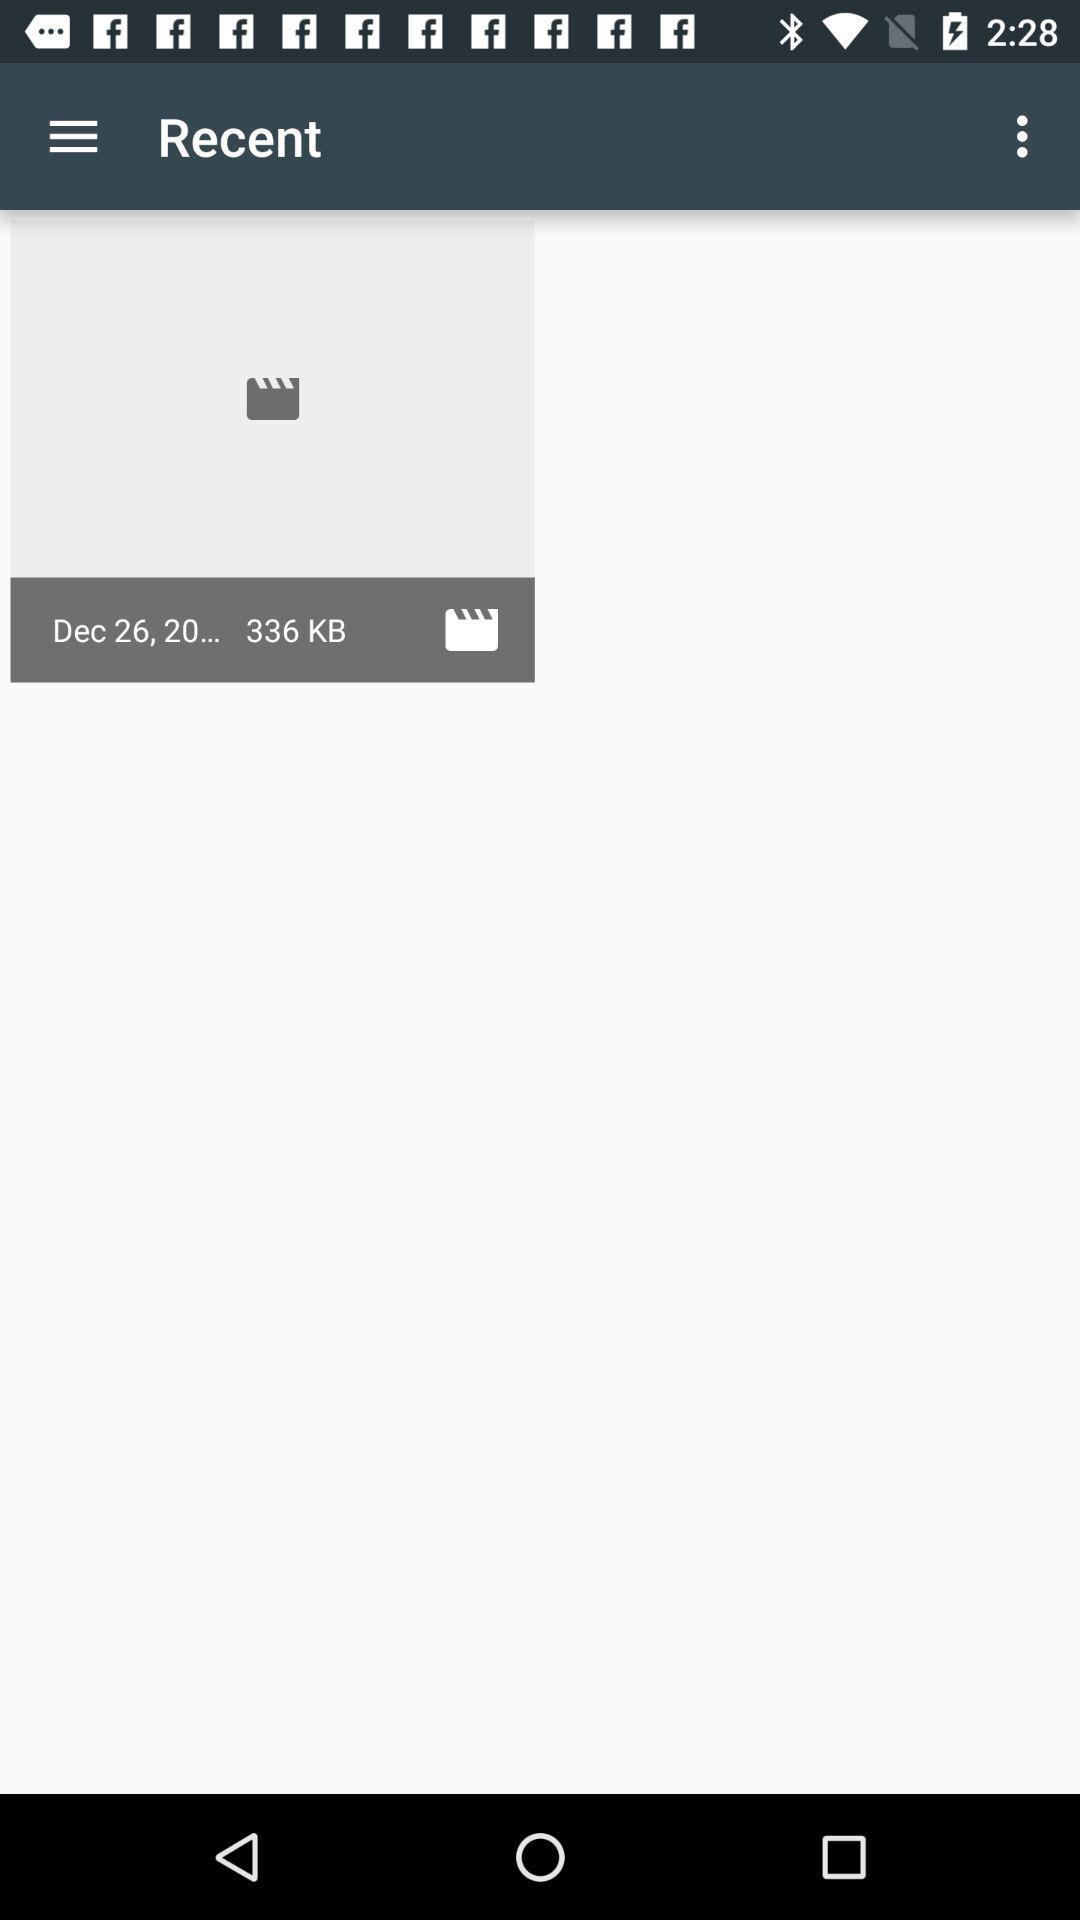  I want to click on the icon at the top right corner, so click(1027, 135).